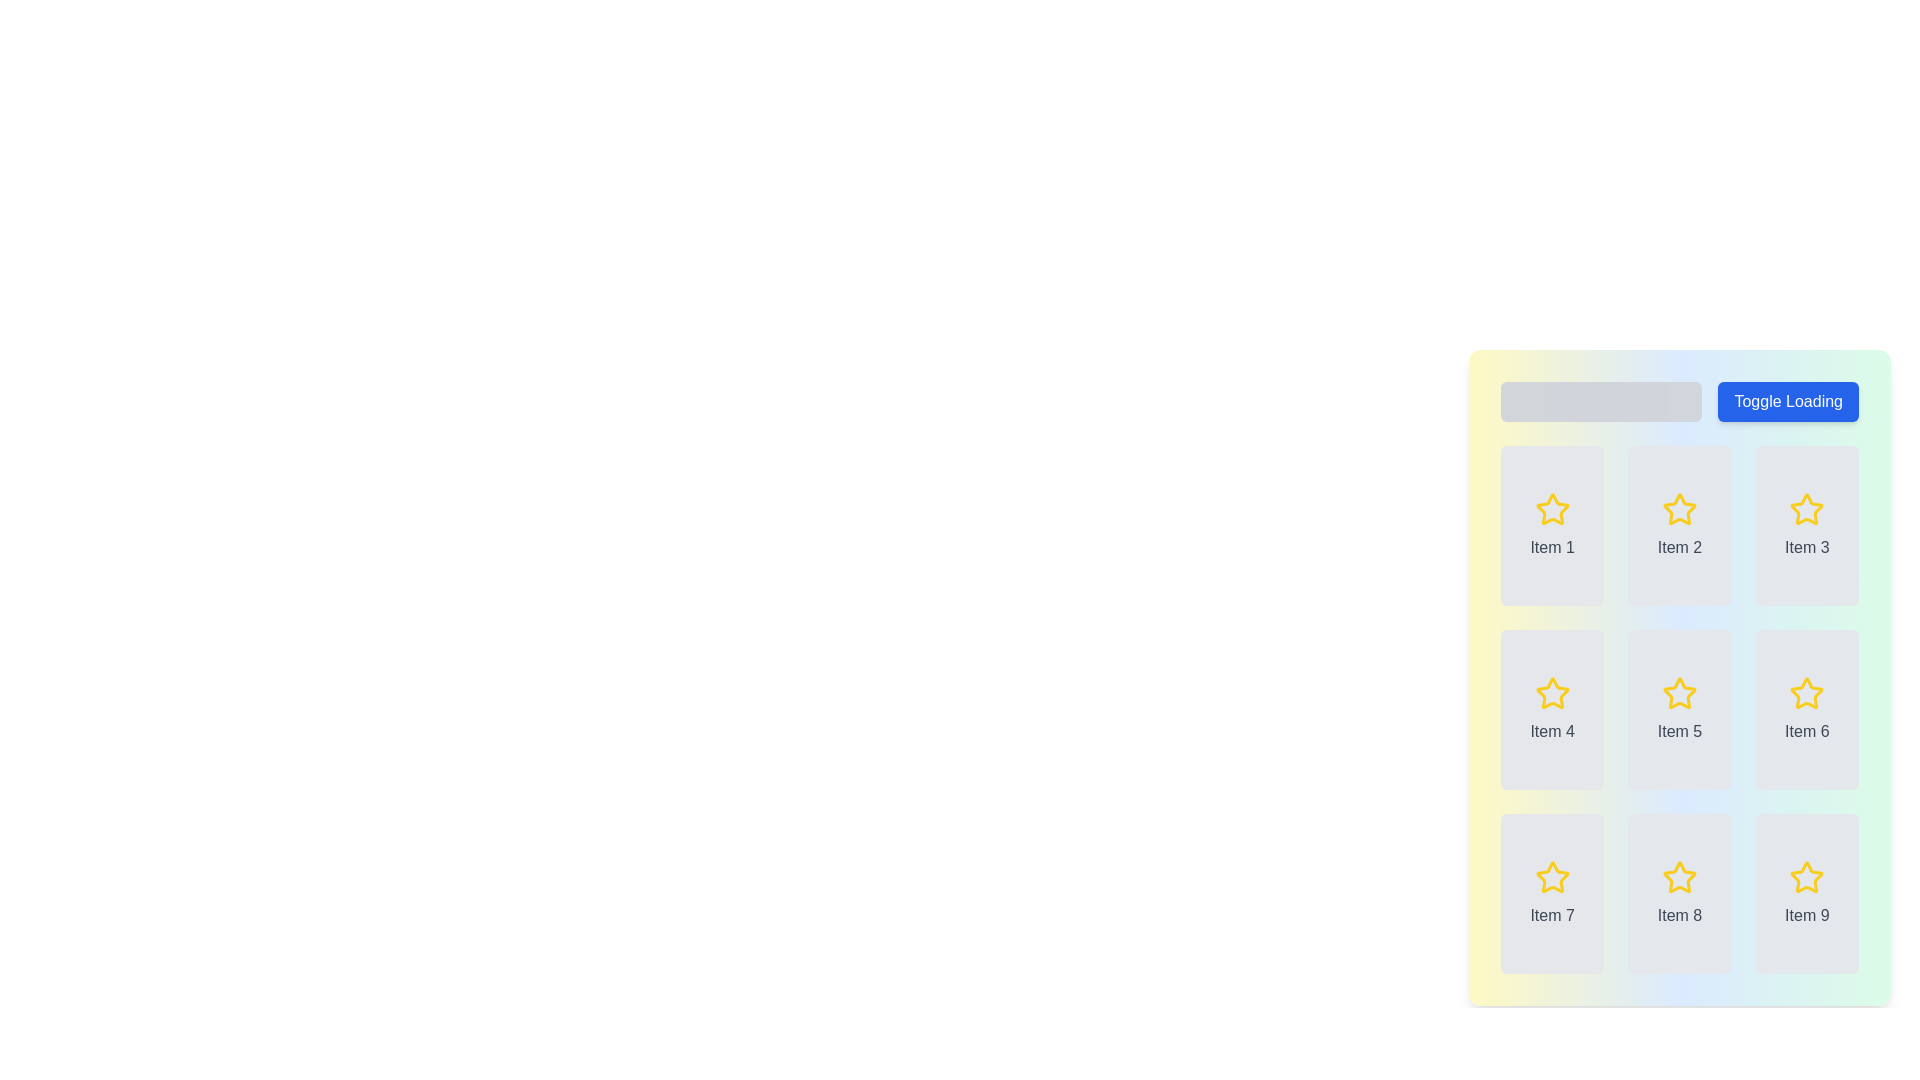 The image size is (1920, 1080). Describe the element at coordinates (1680, 915) in the screenshot. I see `displayed text from the Text Label located in the second row and second column of the grid layout, positioned below a star icon` at that location.